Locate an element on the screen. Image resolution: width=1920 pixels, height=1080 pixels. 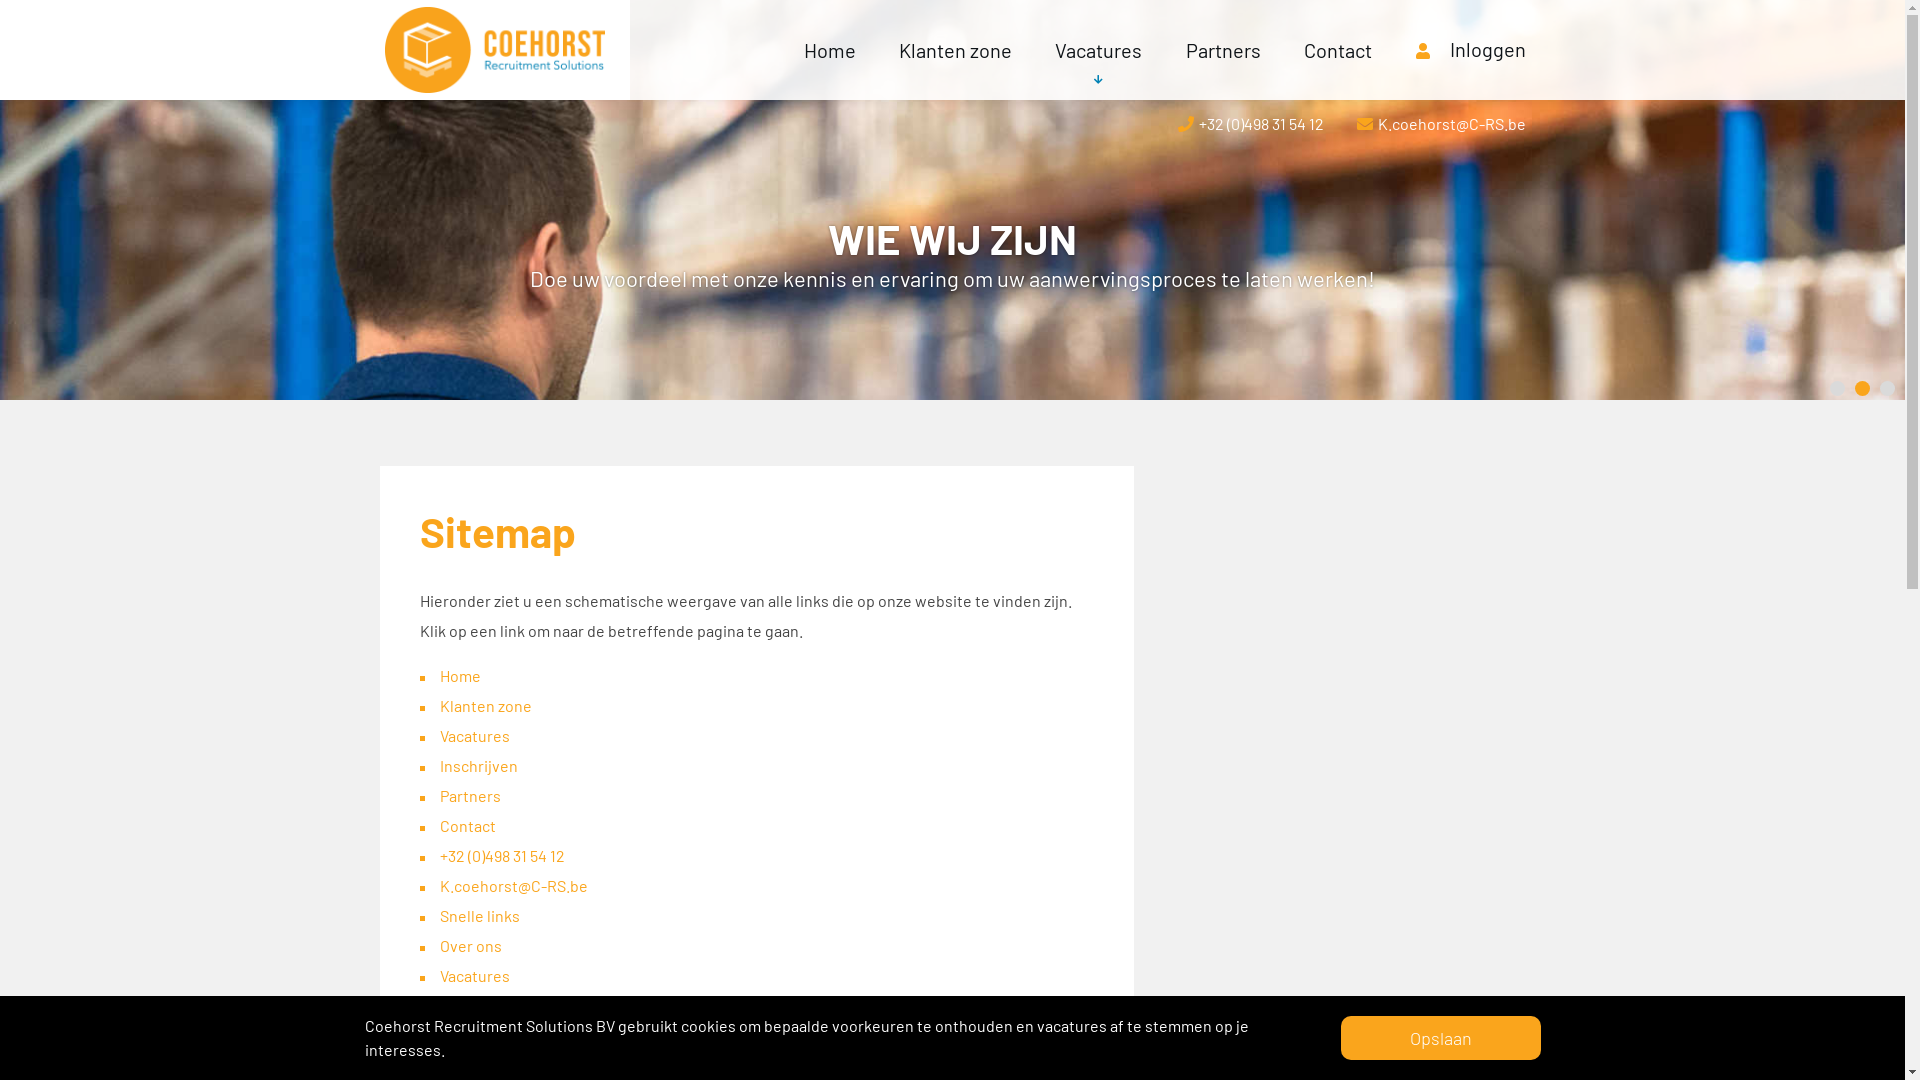
'2' is located at coordinates (1861, 388).